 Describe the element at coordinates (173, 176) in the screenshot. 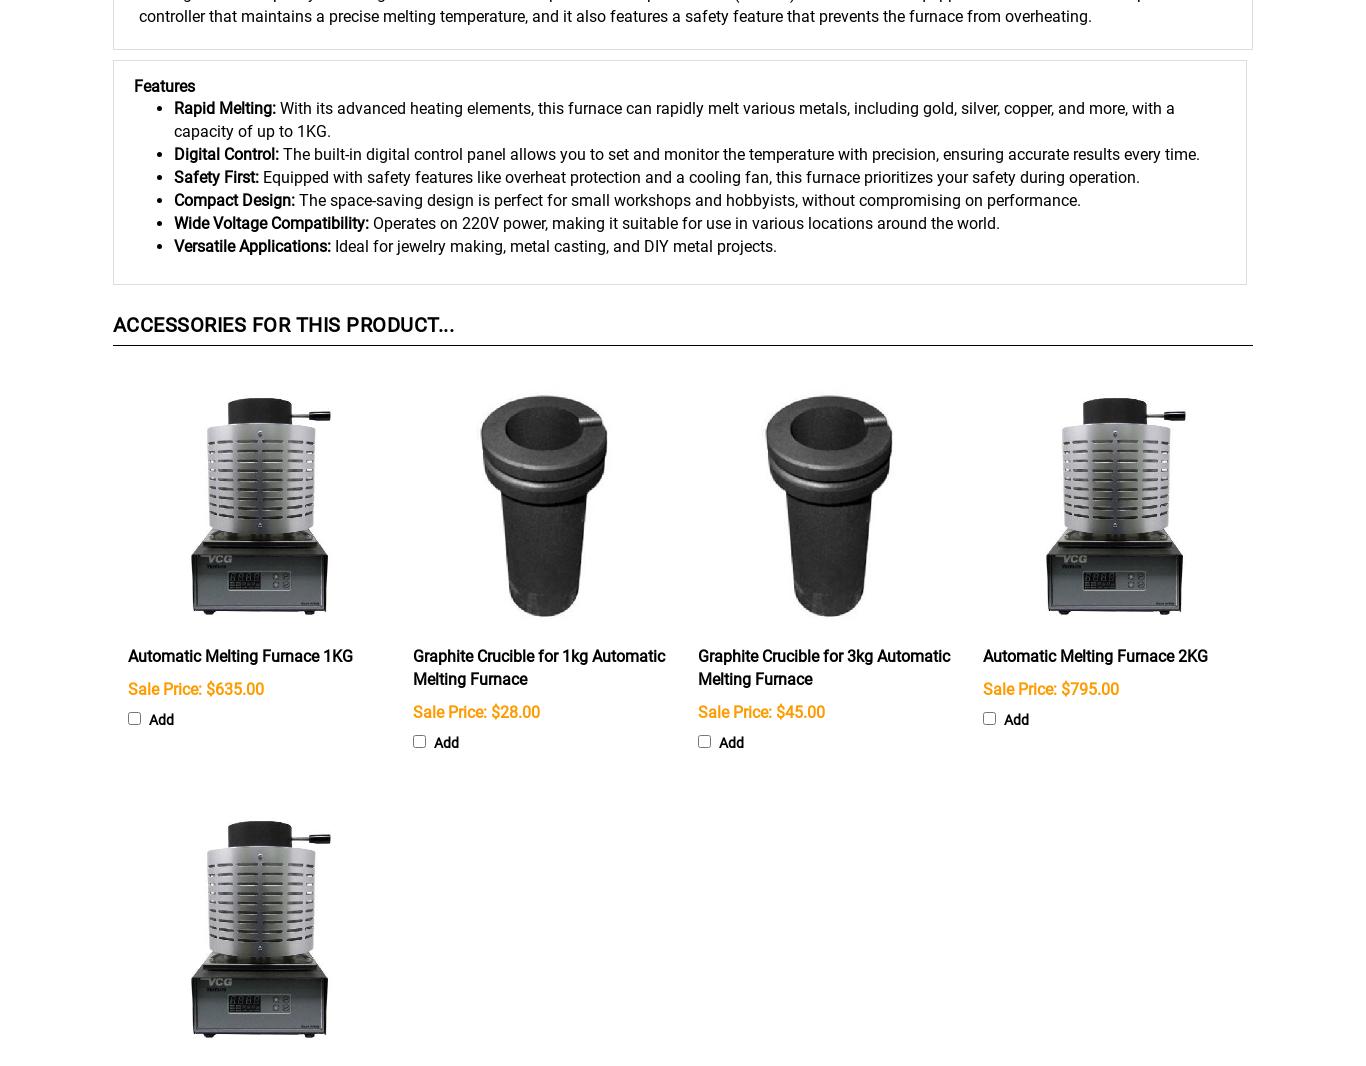

I see `'Safety First:'` at that location.